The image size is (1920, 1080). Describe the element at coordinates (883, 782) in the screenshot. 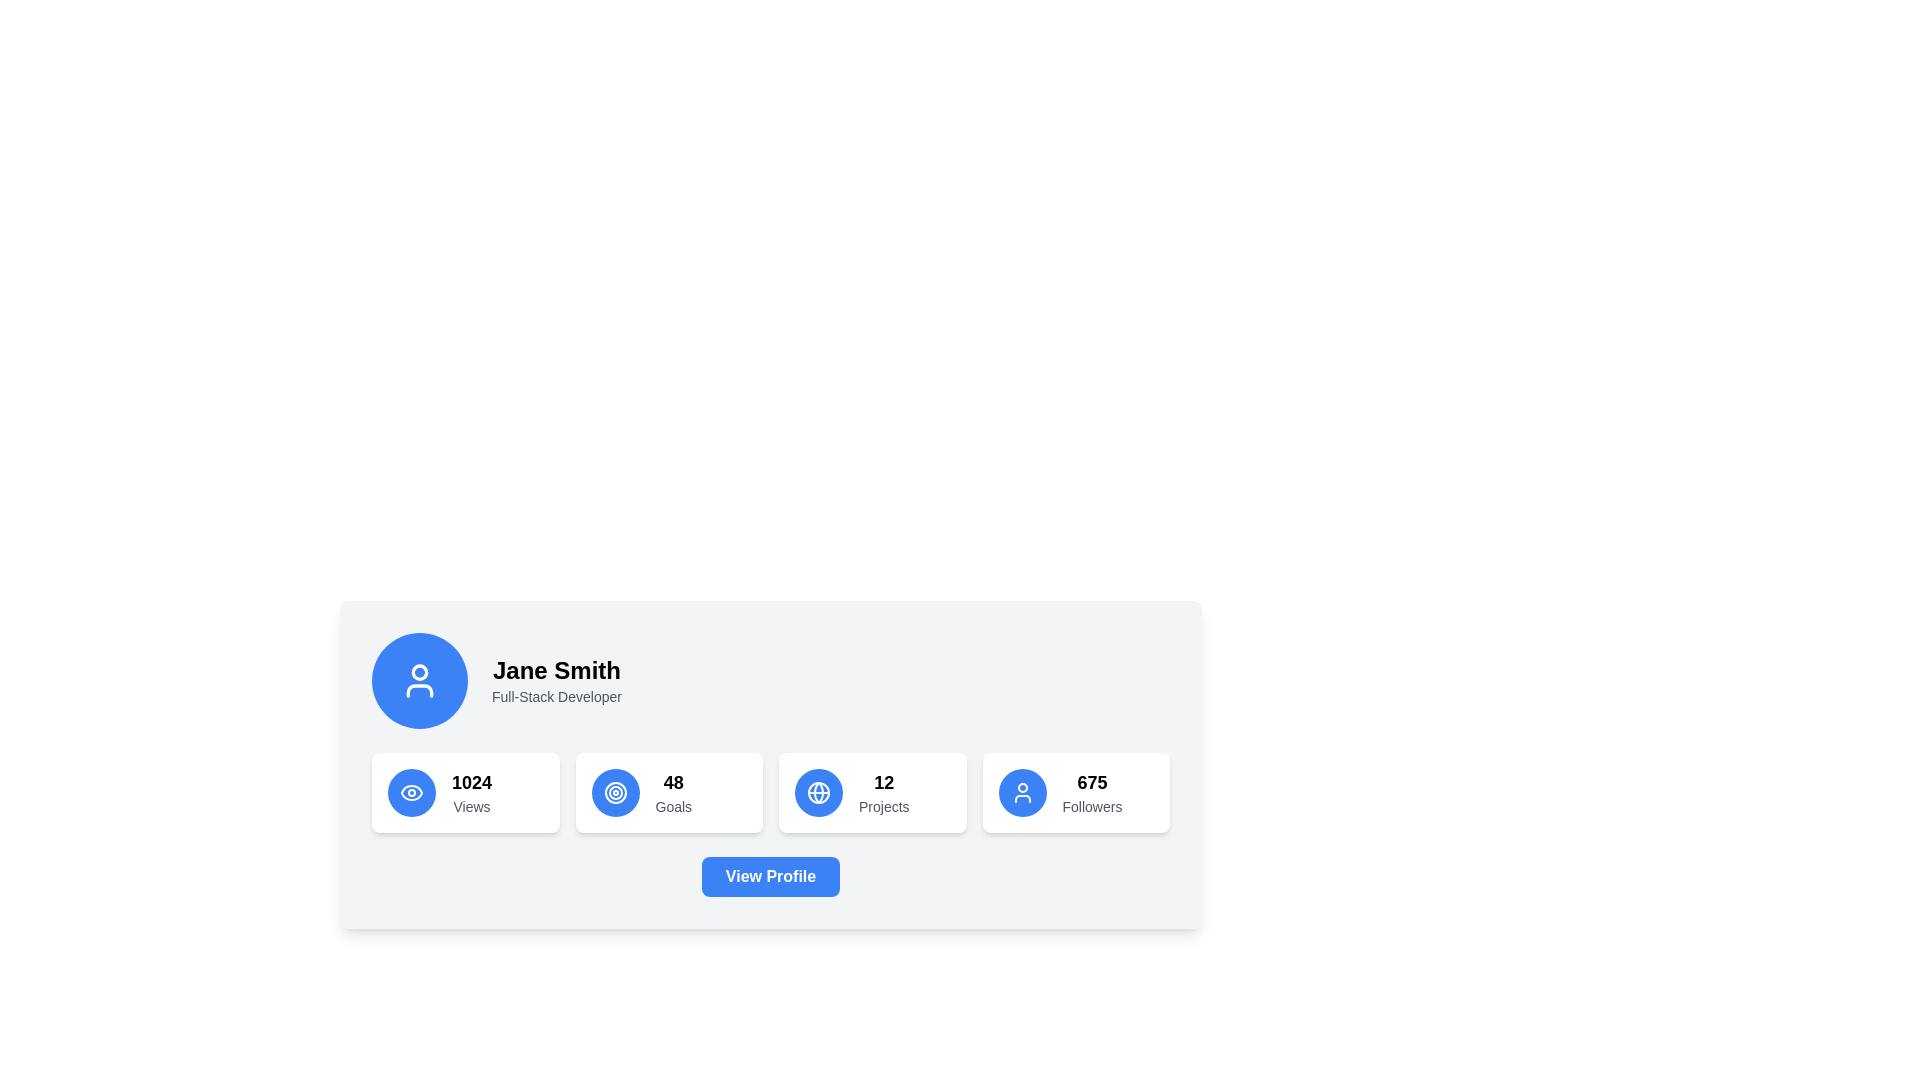

I see `the numeric indicator Text display showing the number of 'Projects' located above the text 'Projects' in the third box from the left` at that location.